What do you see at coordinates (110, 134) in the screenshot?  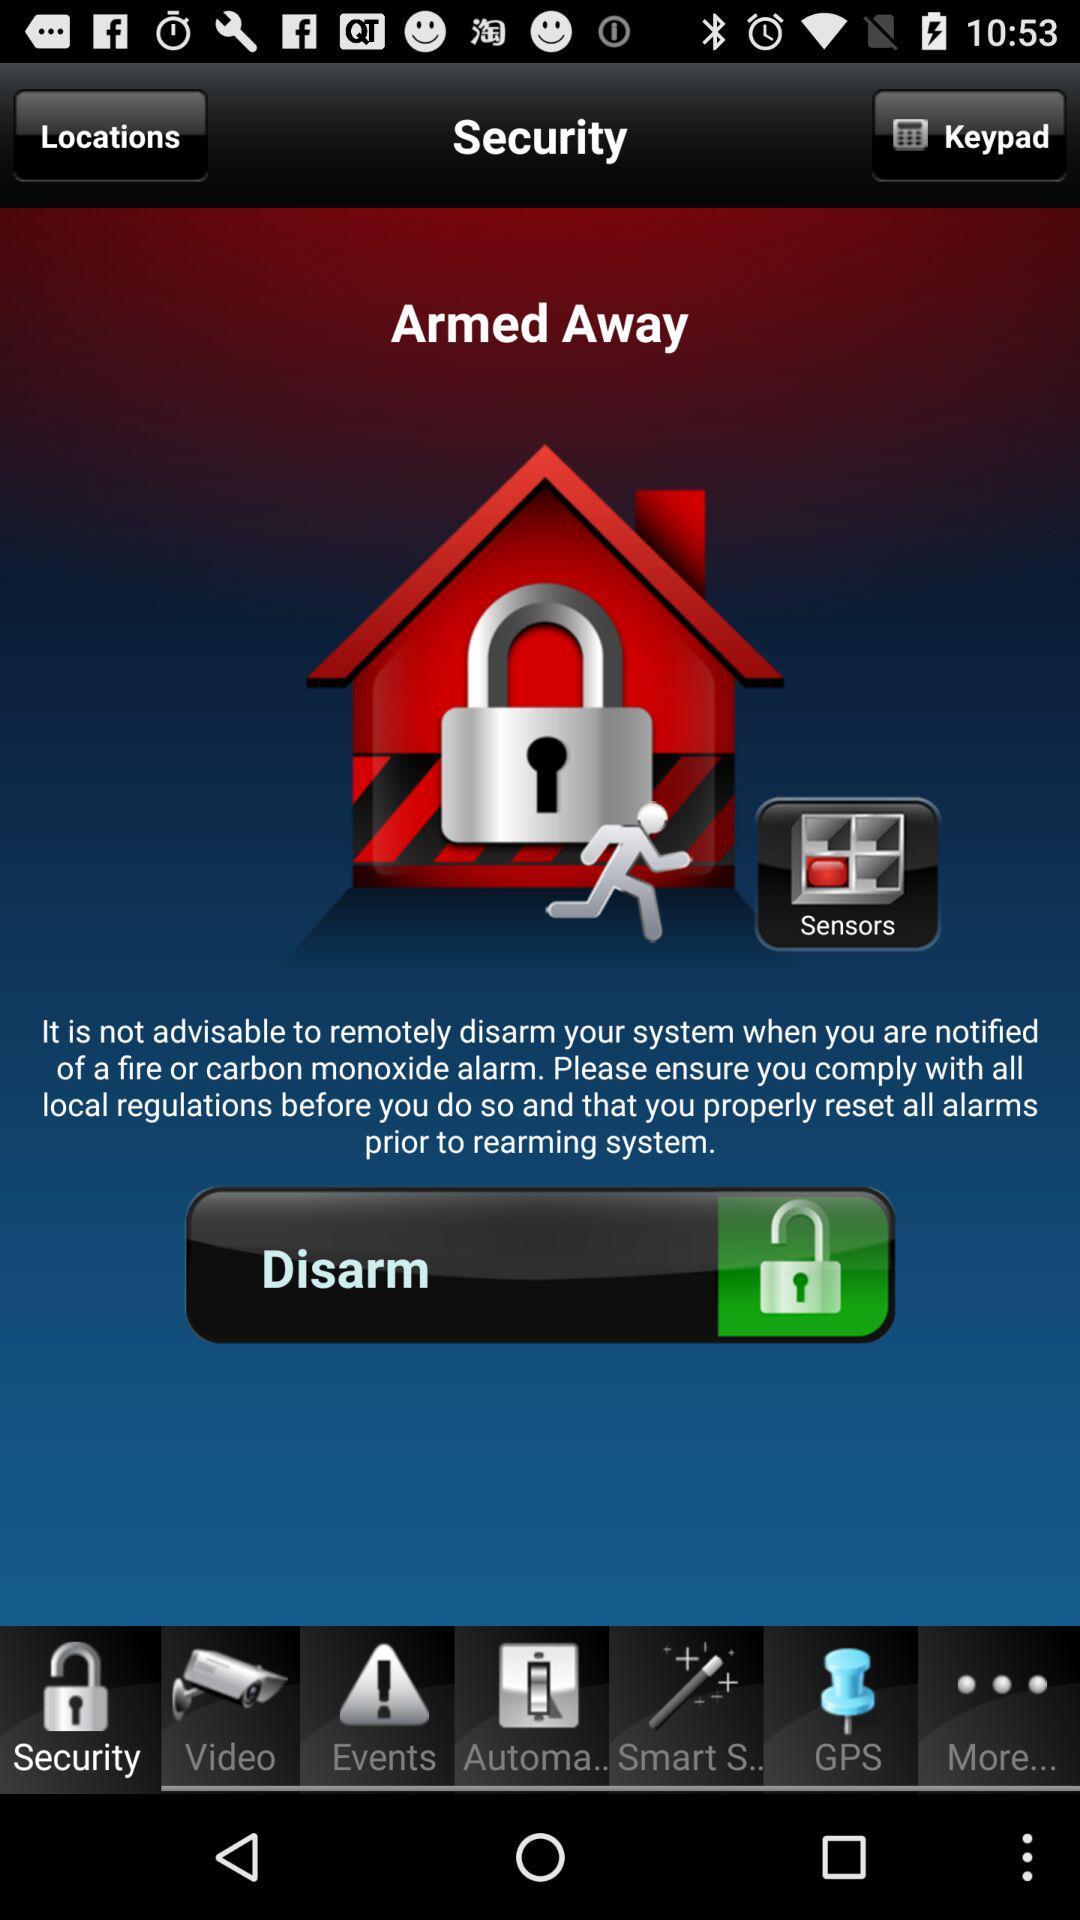 I see `item at the top left corner` at bounding box center [110, 134].